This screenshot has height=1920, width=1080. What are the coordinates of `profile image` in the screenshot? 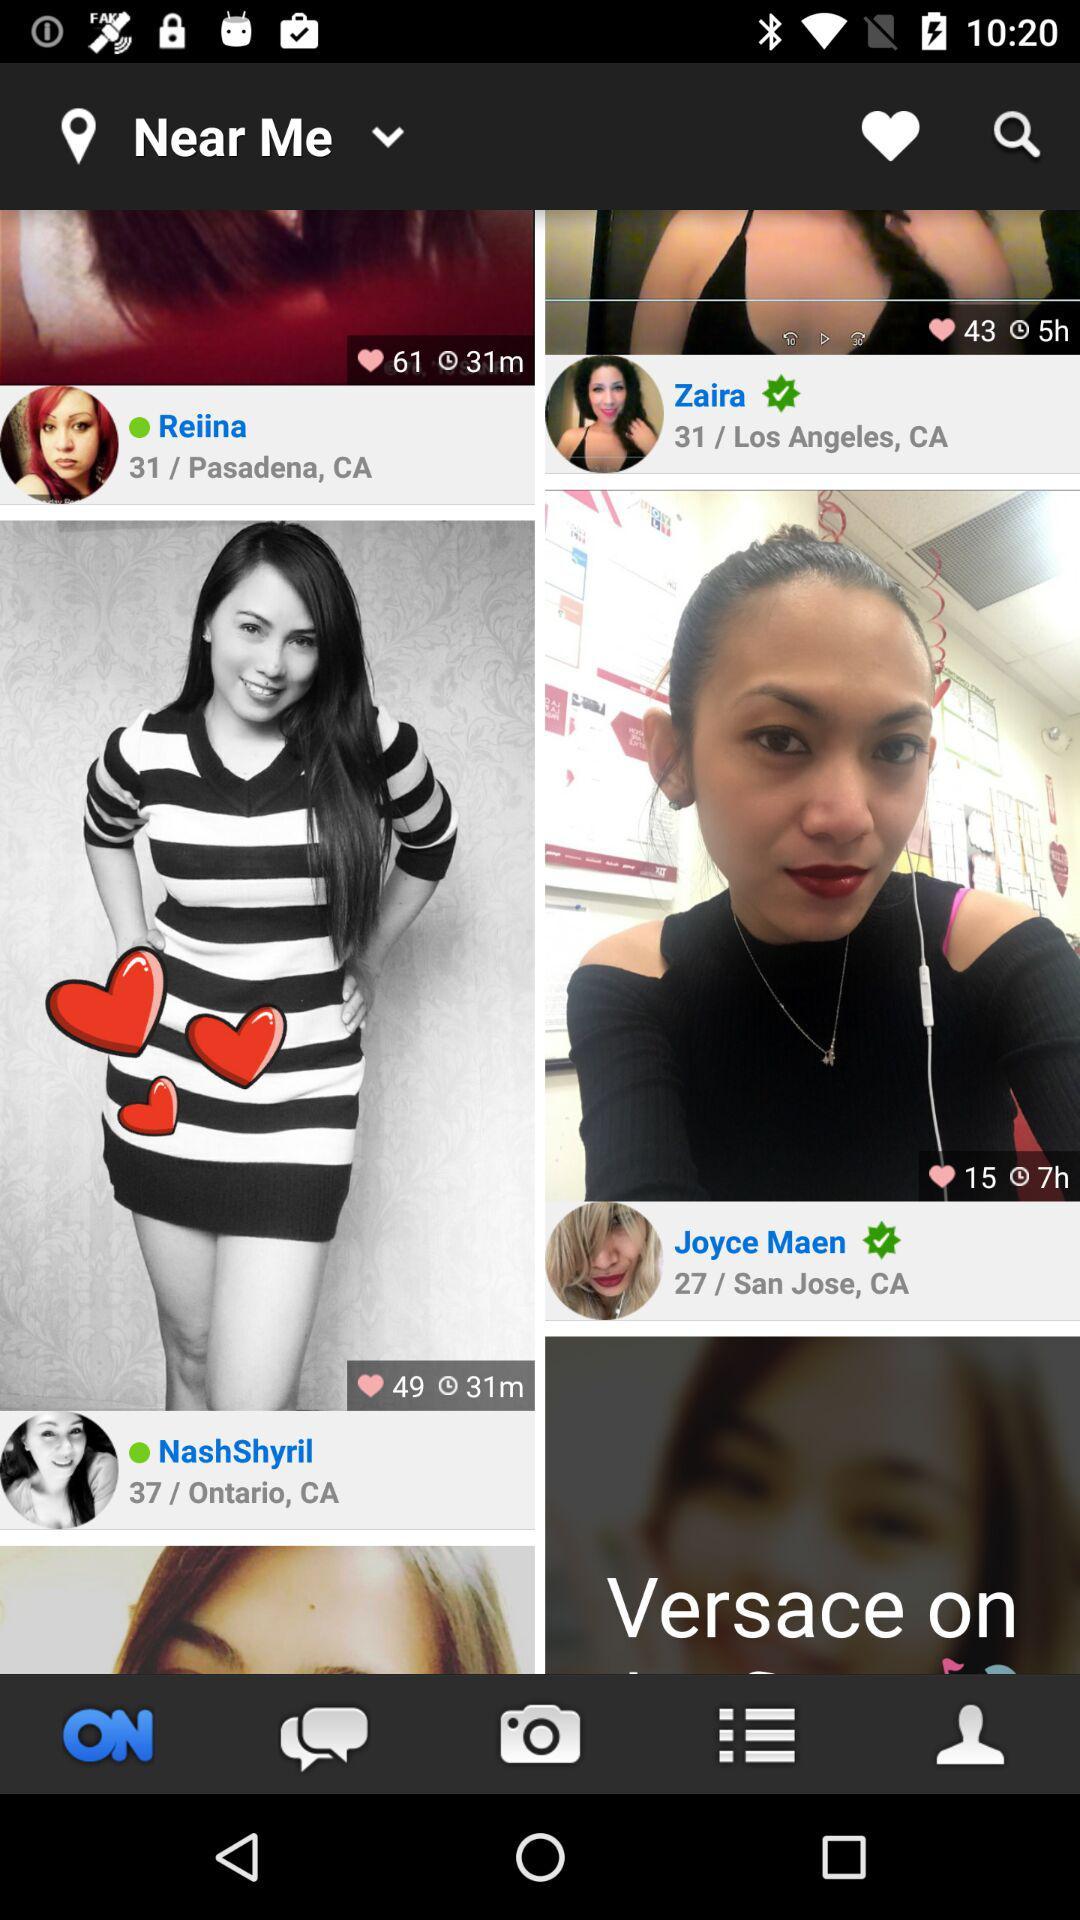 It's located at (812, 1505).